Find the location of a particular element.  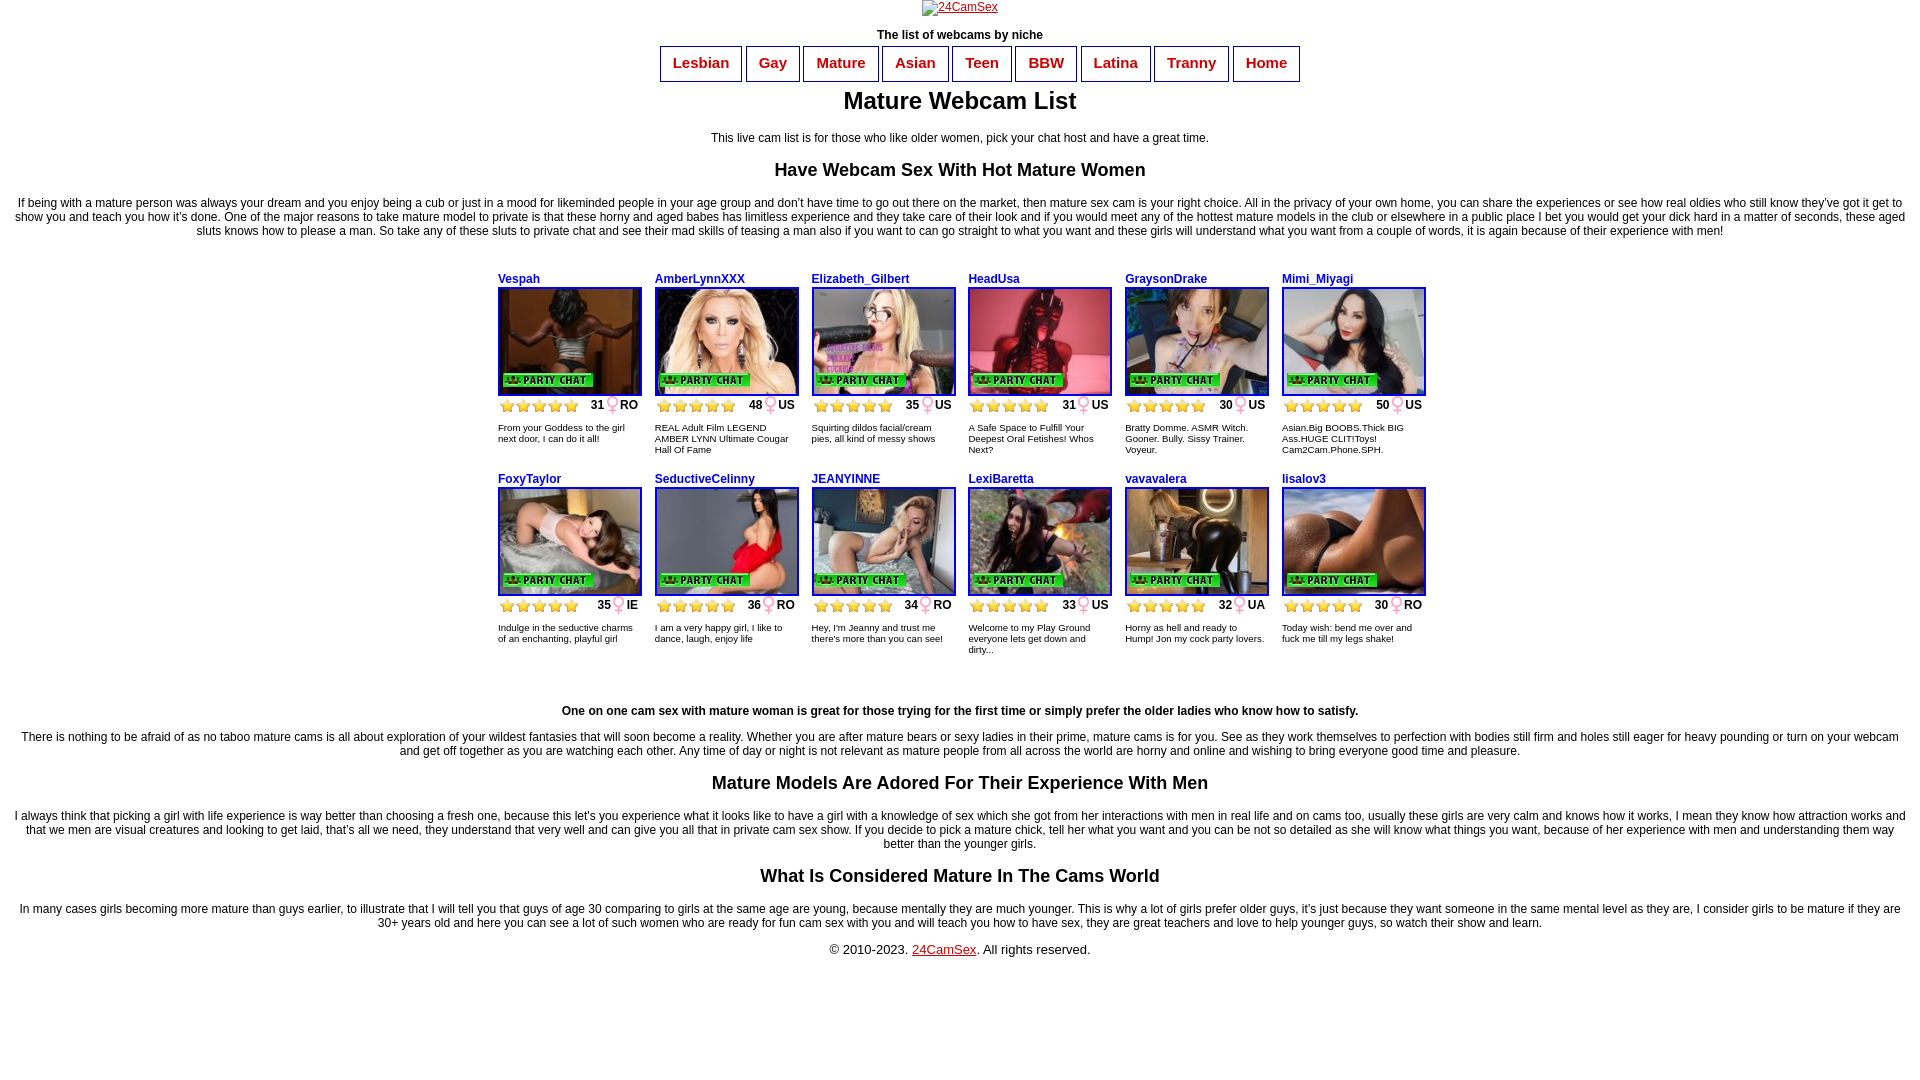

'Gay' is located at coordinates (771, 61).